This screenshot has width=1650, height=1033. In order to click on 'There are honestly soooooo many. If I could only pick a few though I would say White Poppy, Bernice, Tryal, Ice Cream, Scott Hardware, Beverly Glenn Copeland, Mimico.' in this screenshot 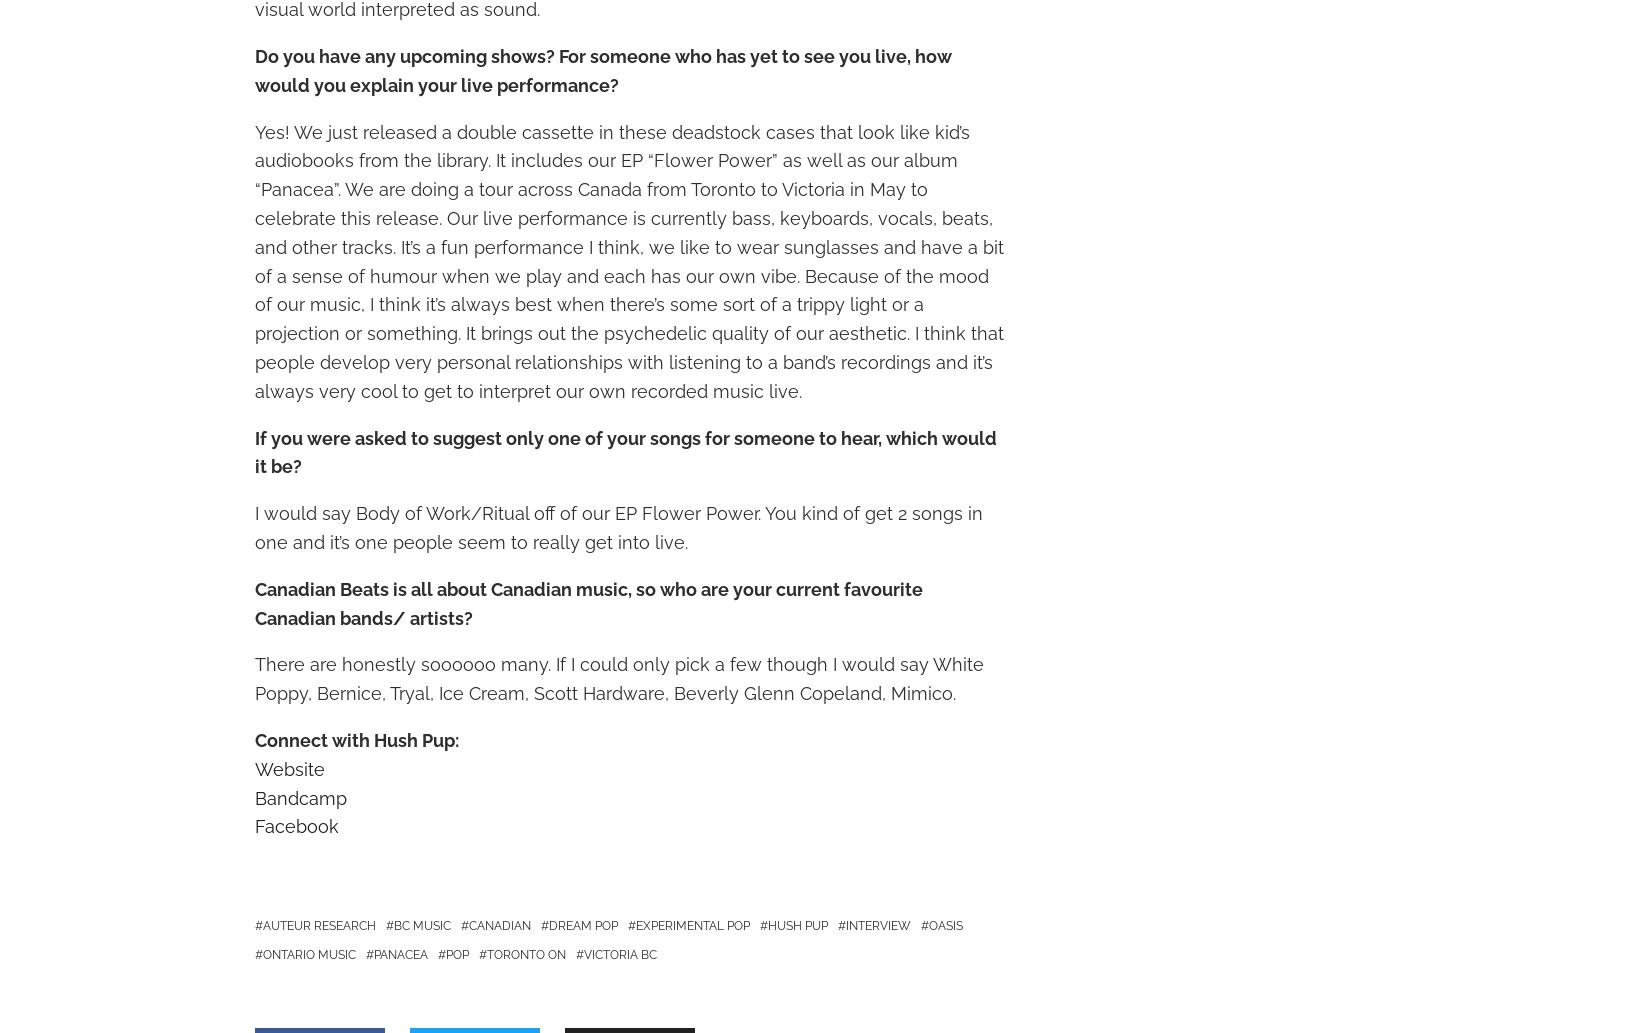, I will do `click(254, 677)`.